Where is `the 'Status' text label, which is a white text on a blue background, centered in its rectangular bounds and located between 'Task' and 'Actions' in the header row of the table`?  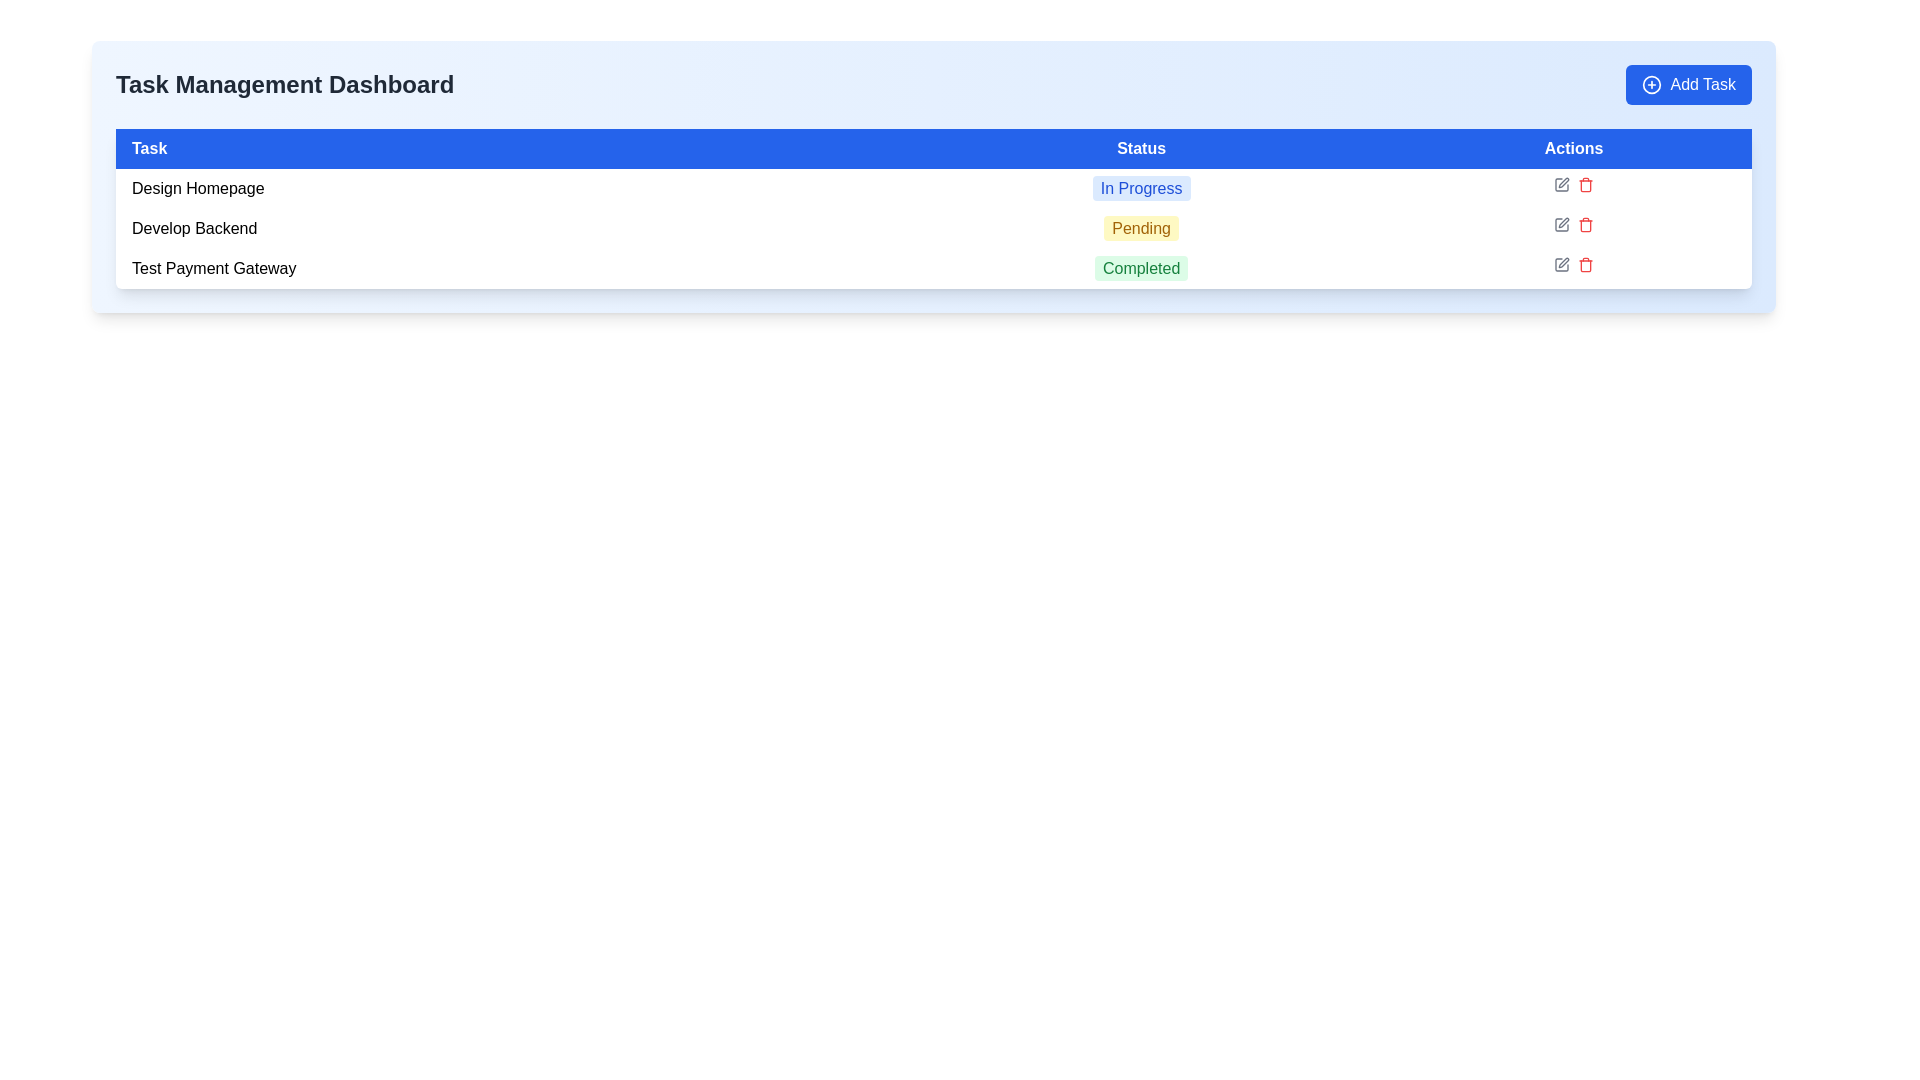 the 'Status' text label, which is a white text on a blue background, centered in its rectangular bounds and located between 'Task' and 'Actions' in the header row of the table is located at coordinates (1141, 148).